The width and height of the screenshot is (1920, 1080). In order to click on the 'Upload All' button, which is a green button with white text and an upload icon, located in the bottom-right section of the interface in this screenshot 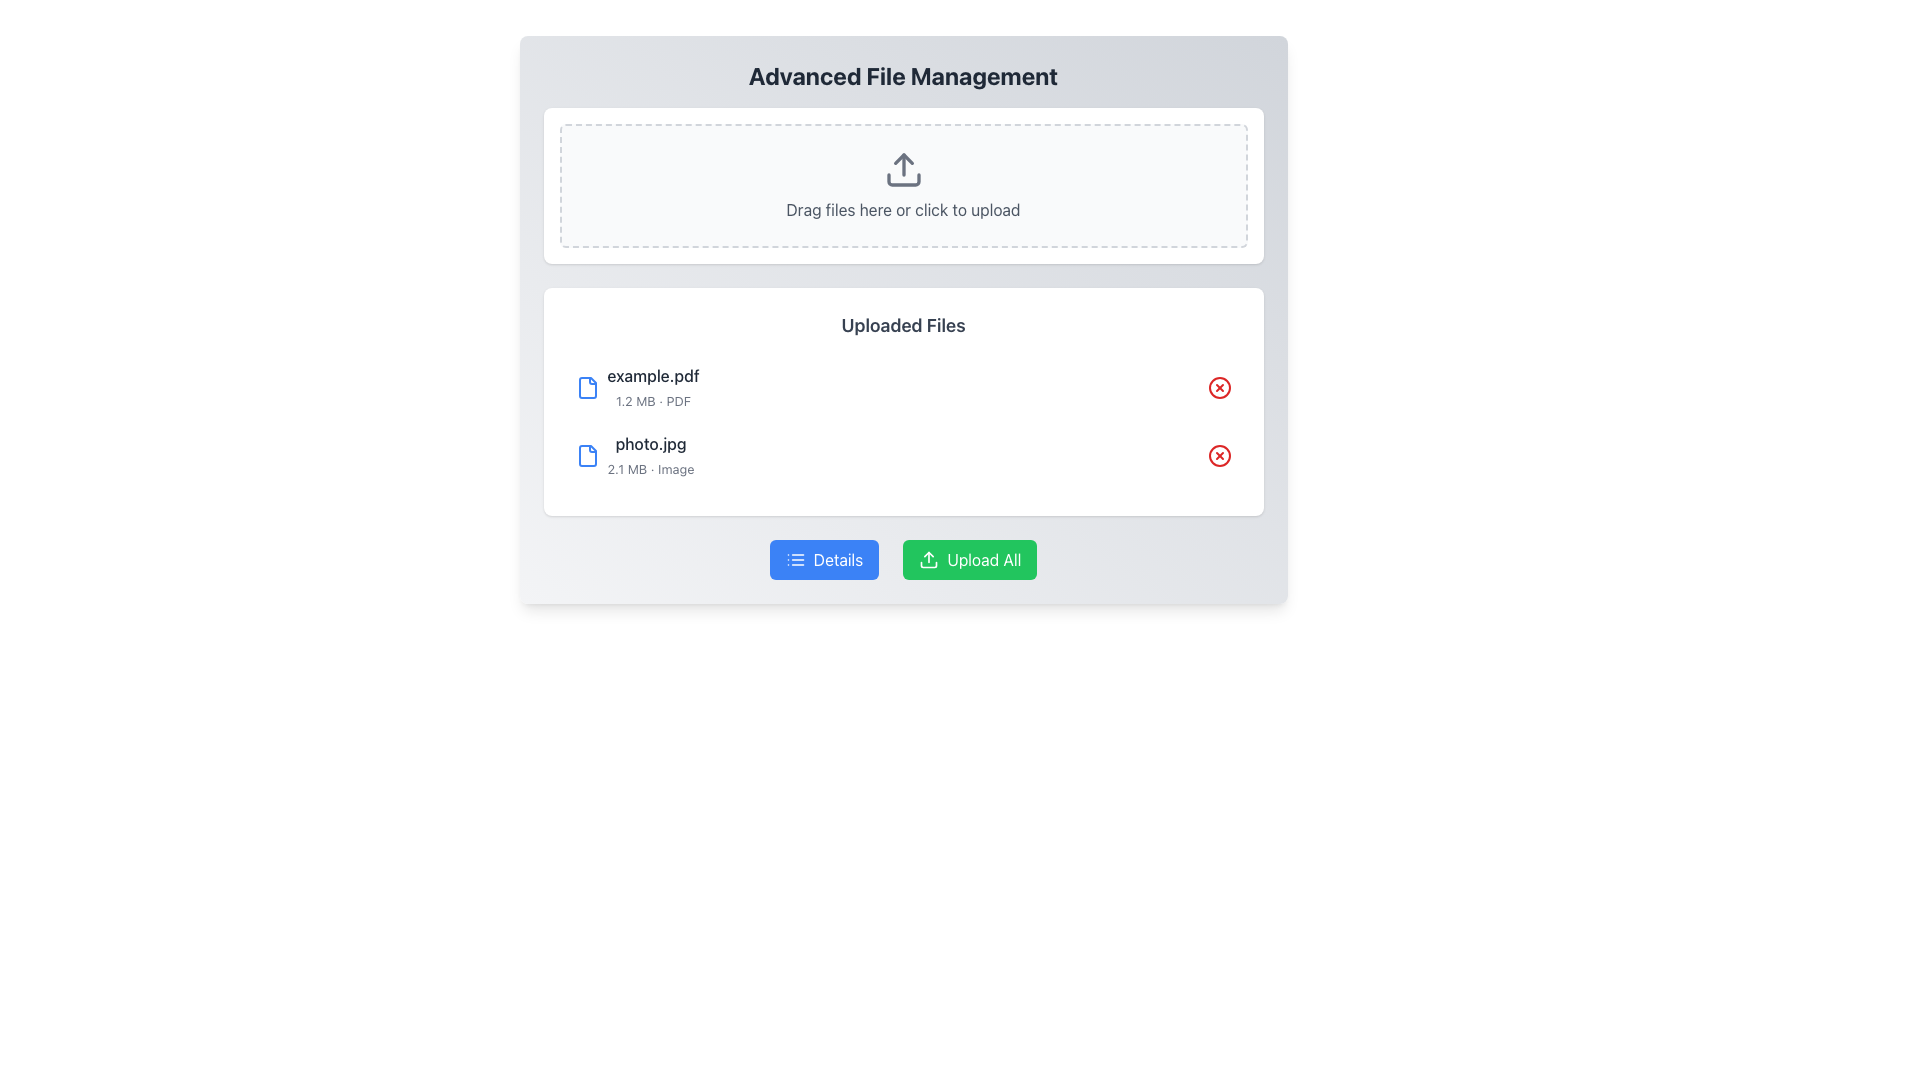, I will do `click(984, 559)`.